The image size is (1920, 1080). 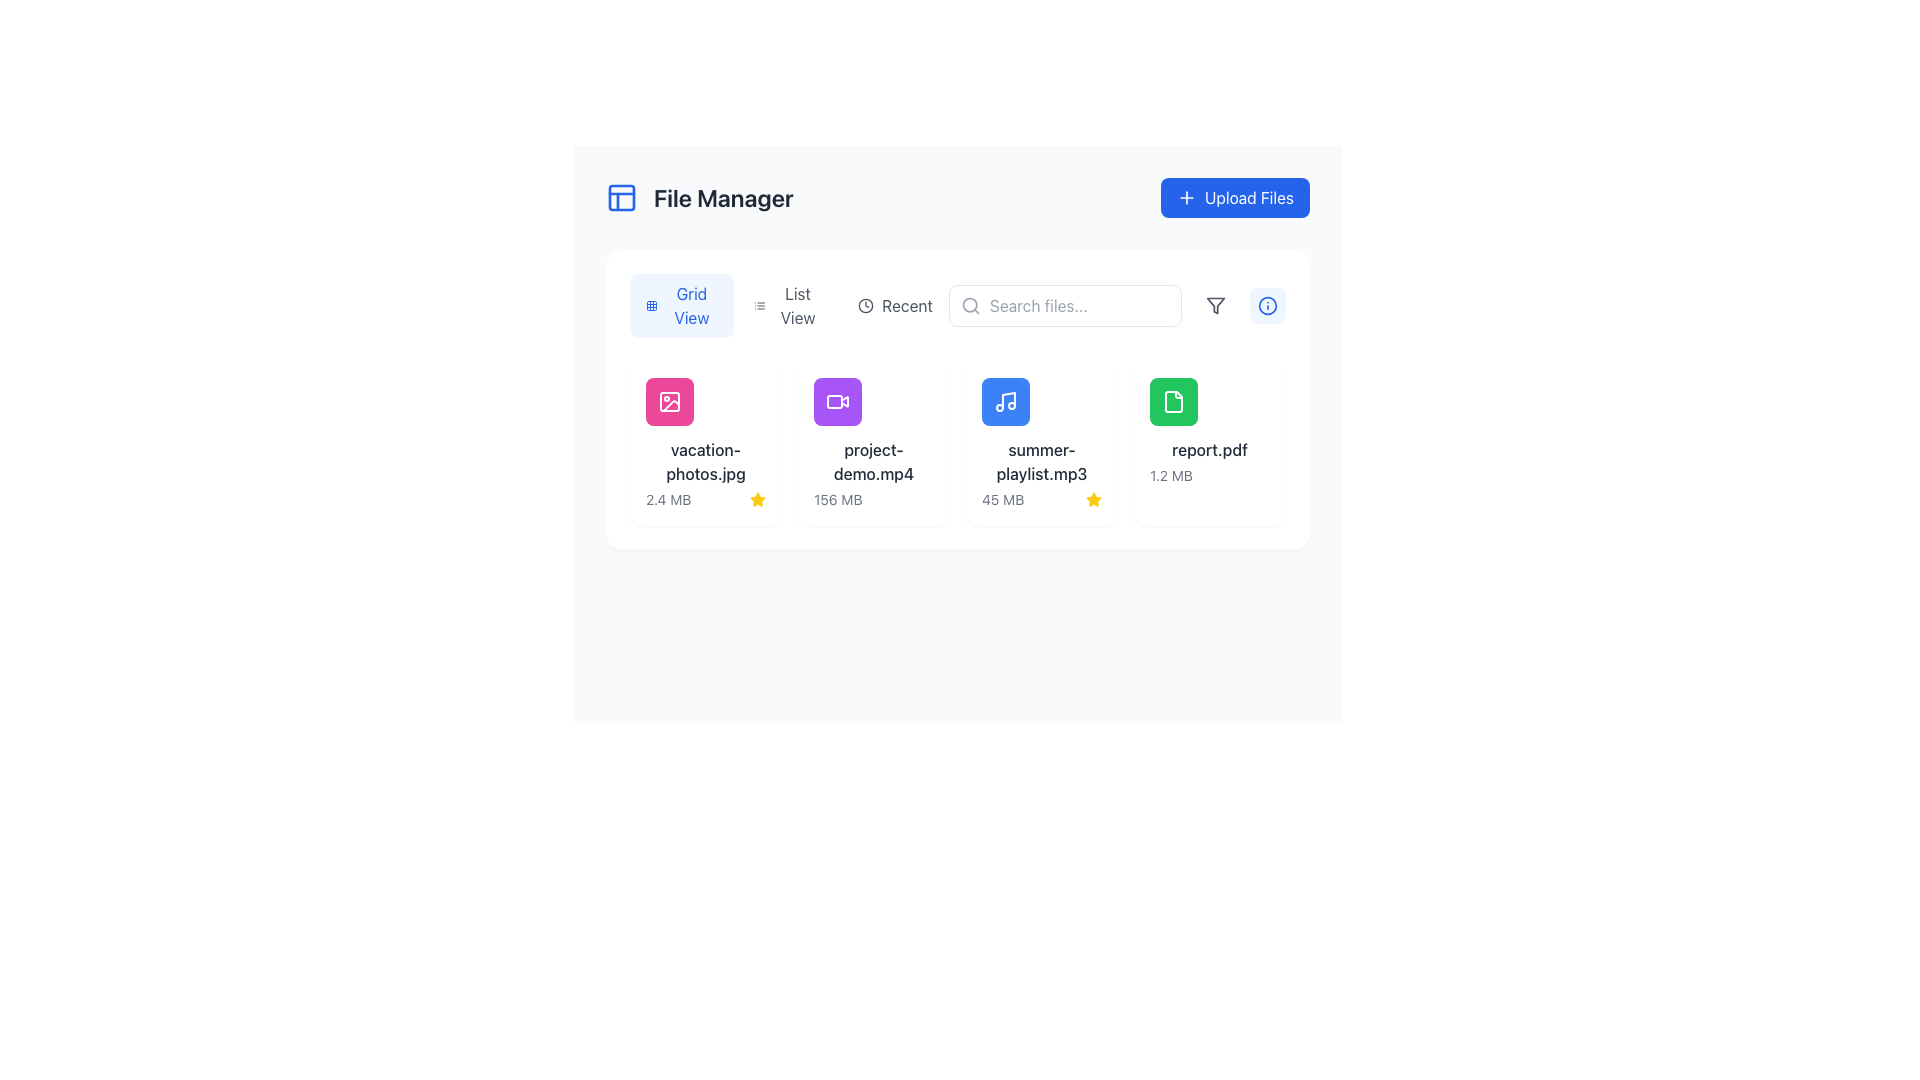 I want to click on the photo image icon with a pink circular background, so click(x=670, y=401).